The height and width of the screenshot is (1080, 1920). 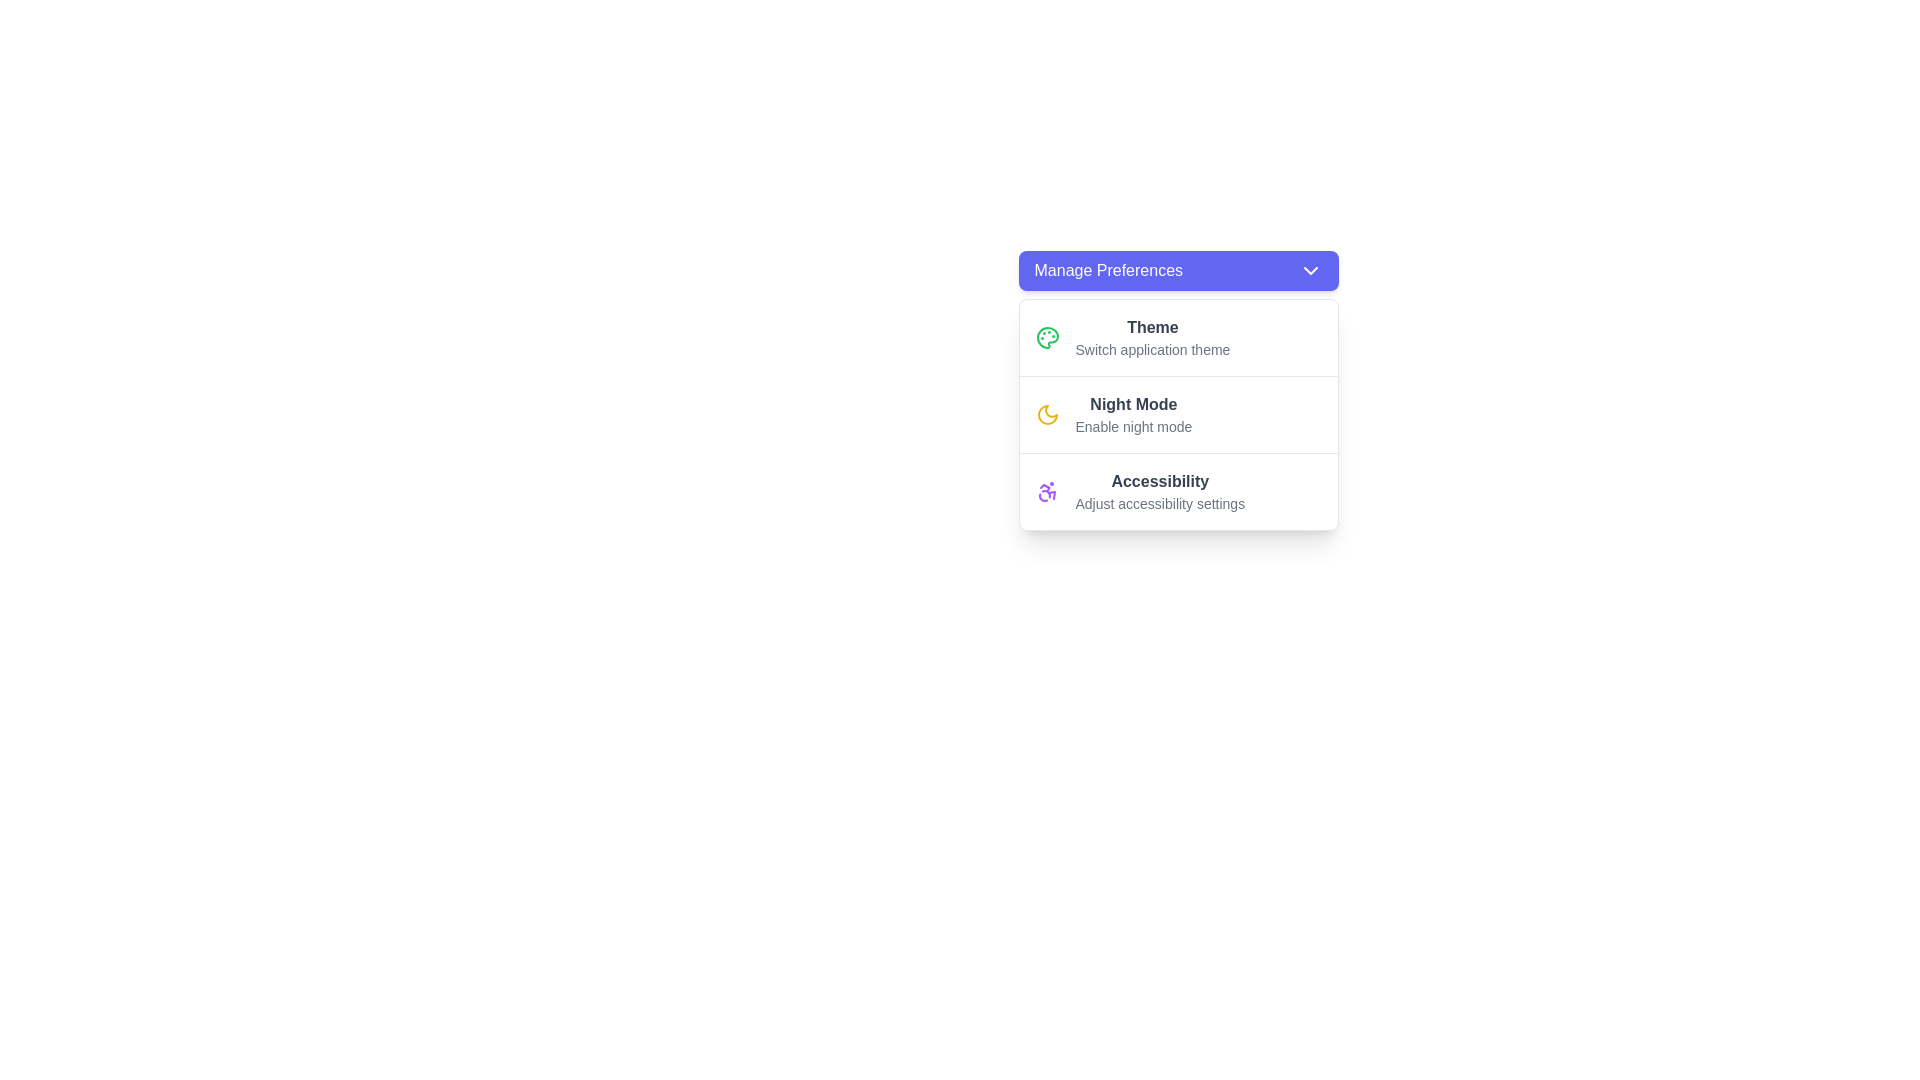 What do you see at coordinates (1152, 349) in the screenshot?
I see `the descriptive text label that explains the purpose of the 'Theme' option located directly below the 'Theme' label in the dropdown menu` at bounding box center [1152, 349].